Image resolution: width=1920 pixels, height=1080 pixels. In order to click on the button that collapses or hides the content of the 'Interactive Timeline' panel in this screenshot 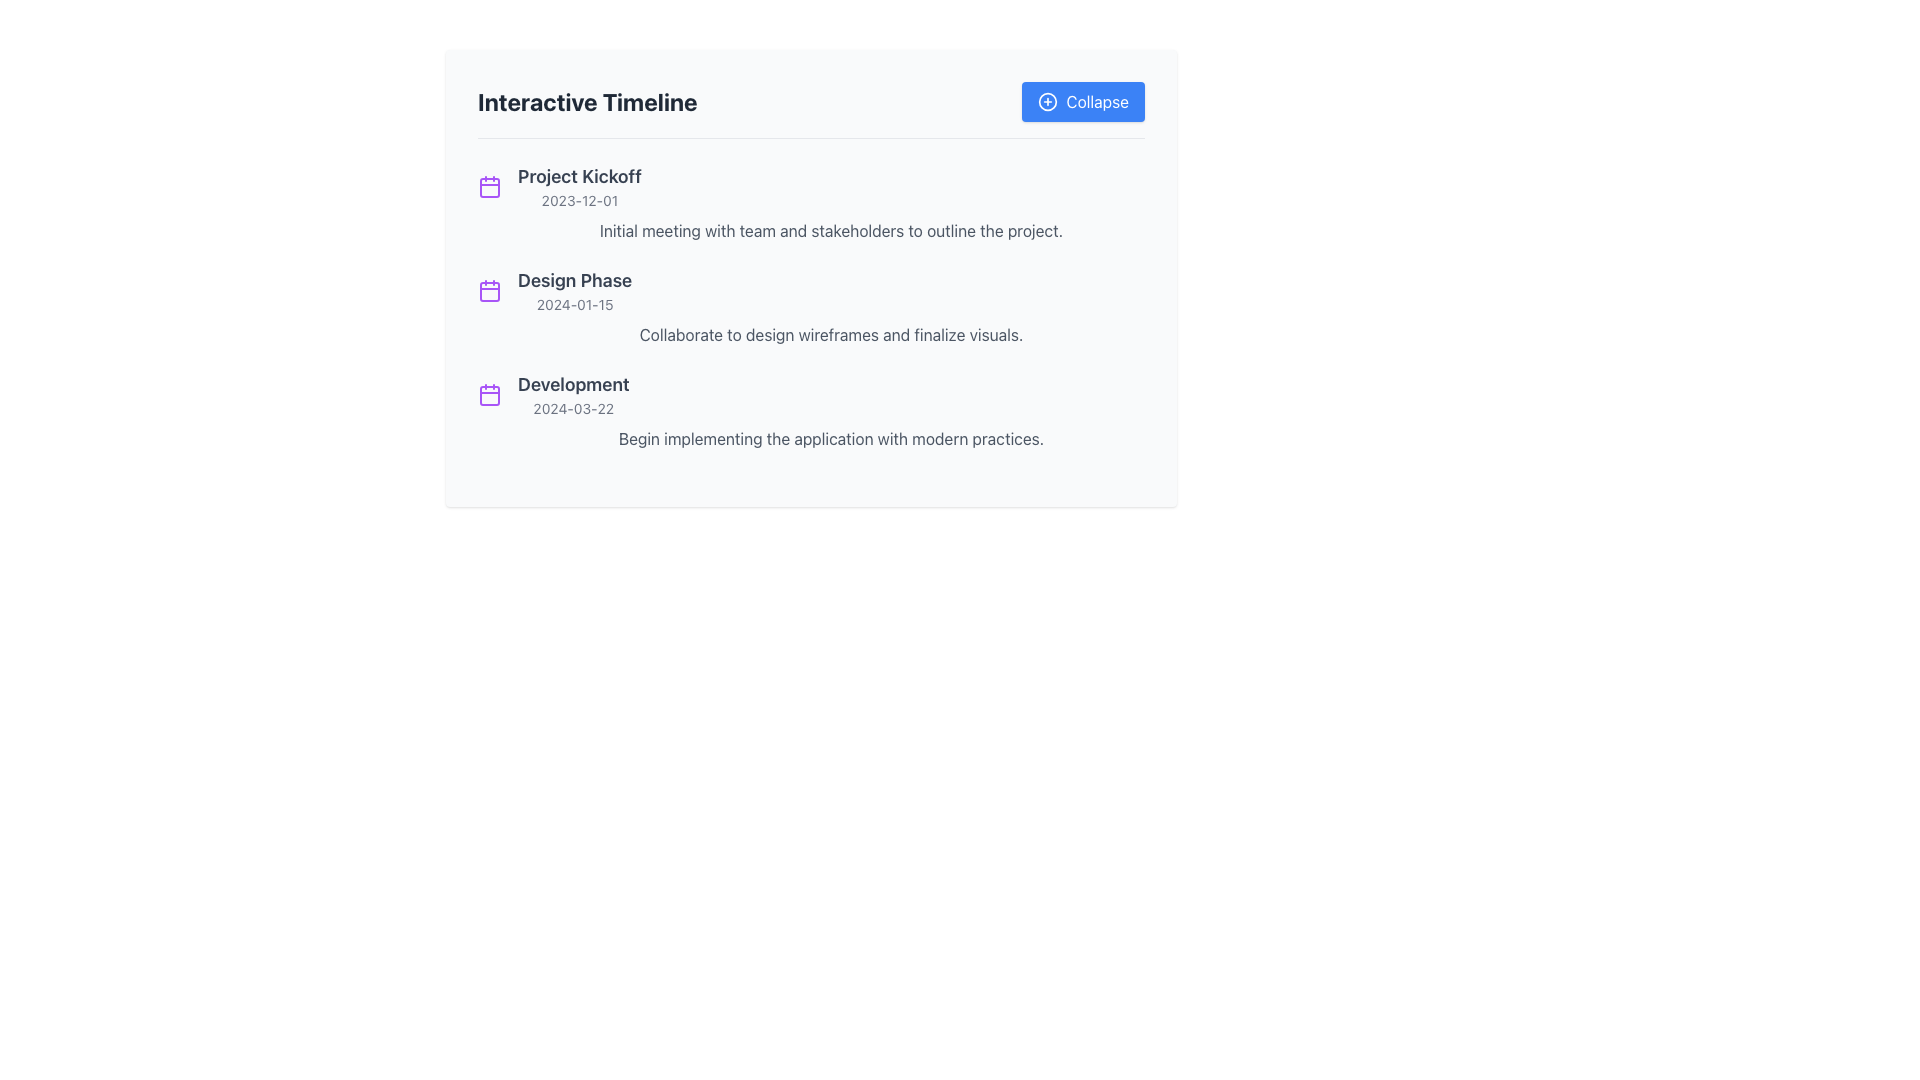, I will do `click(1082, 101)`.